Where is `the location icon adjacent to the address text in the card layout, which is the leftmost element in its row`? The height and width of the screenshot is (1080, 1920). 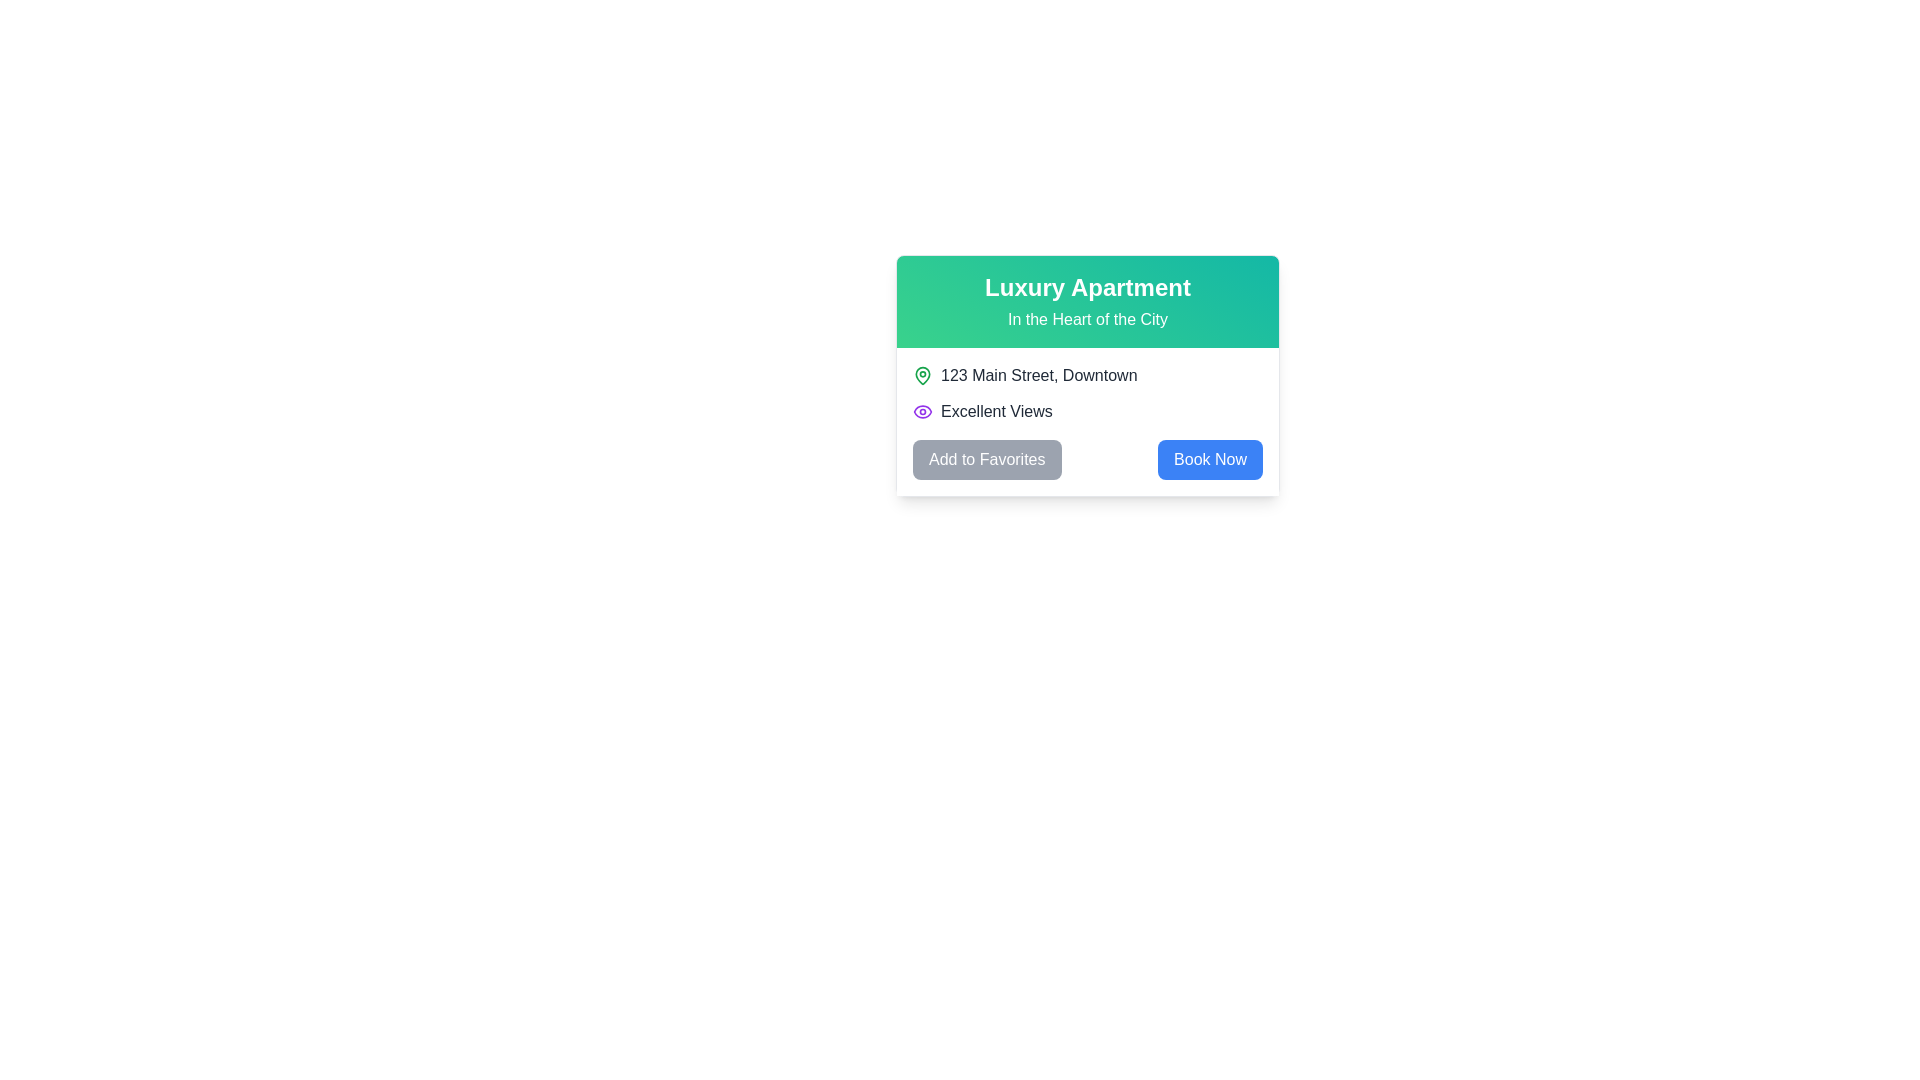 the location icon adjacent to the address text in the card layout, which is the leftmost element in its row is located at coordinates (921, 374).